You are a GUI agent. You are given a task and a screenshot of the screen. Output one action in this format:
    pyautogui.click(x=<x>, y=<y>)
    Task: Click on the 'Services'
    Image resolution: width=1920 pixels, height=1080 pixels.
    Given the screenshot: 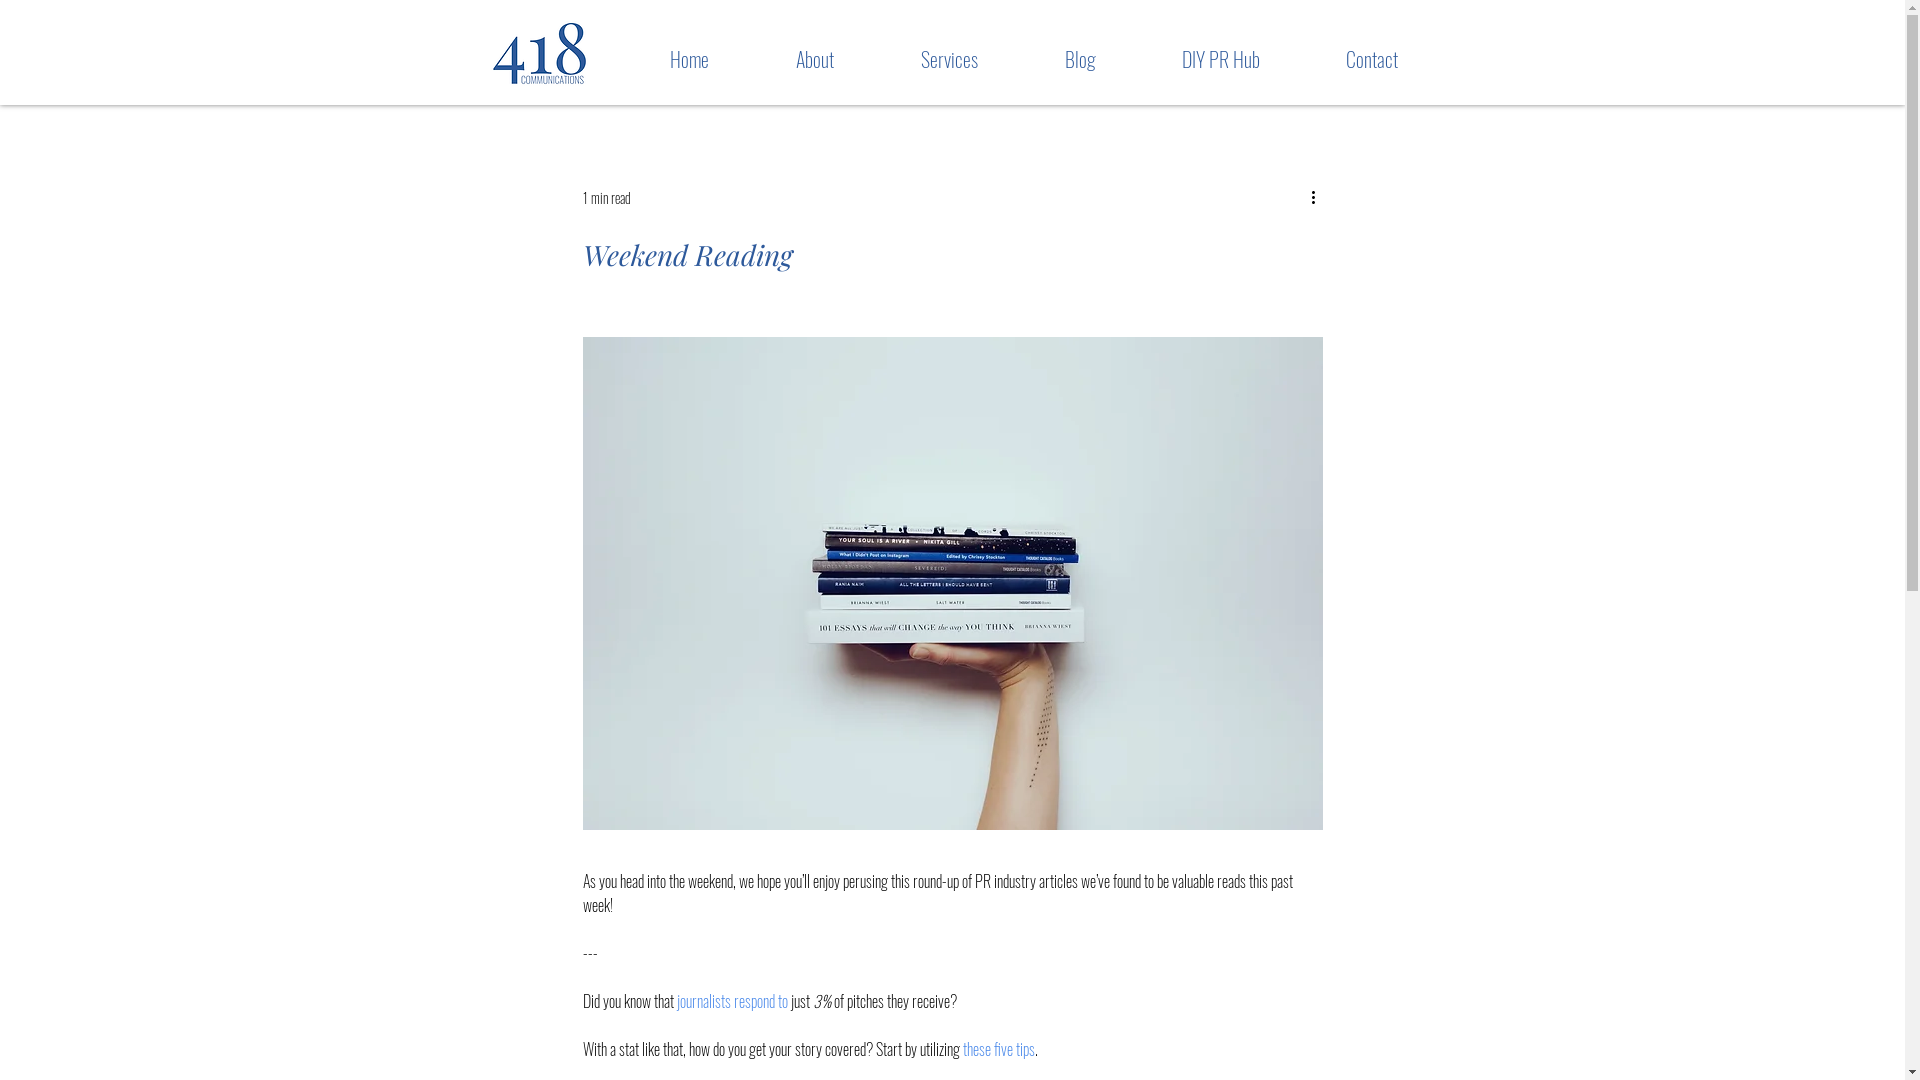 What is the action you would take?
    pyautogui.click(x=919, y=58)
    